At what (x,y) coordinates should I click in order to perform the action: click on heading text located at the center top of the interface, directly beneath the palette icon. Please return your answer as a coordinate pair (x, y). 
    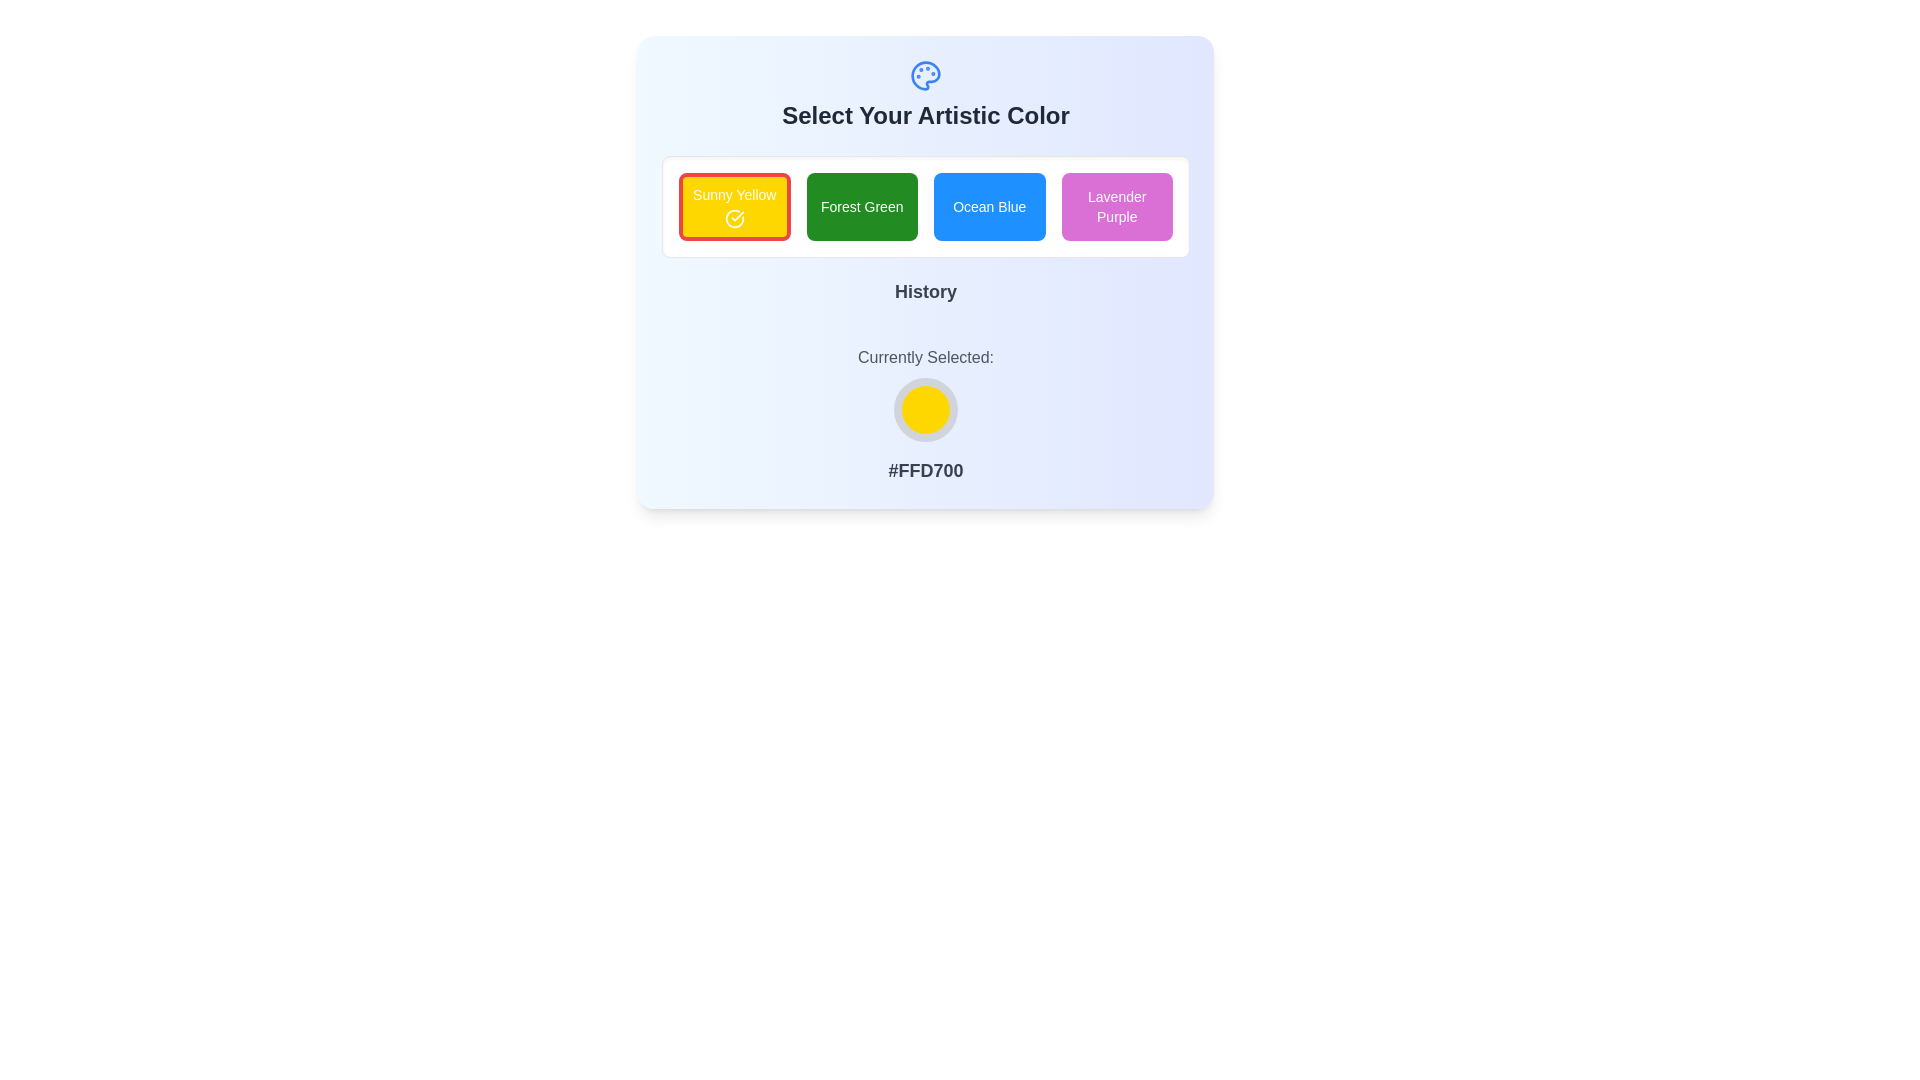
    Looking at the image, I should click on (925, 115).